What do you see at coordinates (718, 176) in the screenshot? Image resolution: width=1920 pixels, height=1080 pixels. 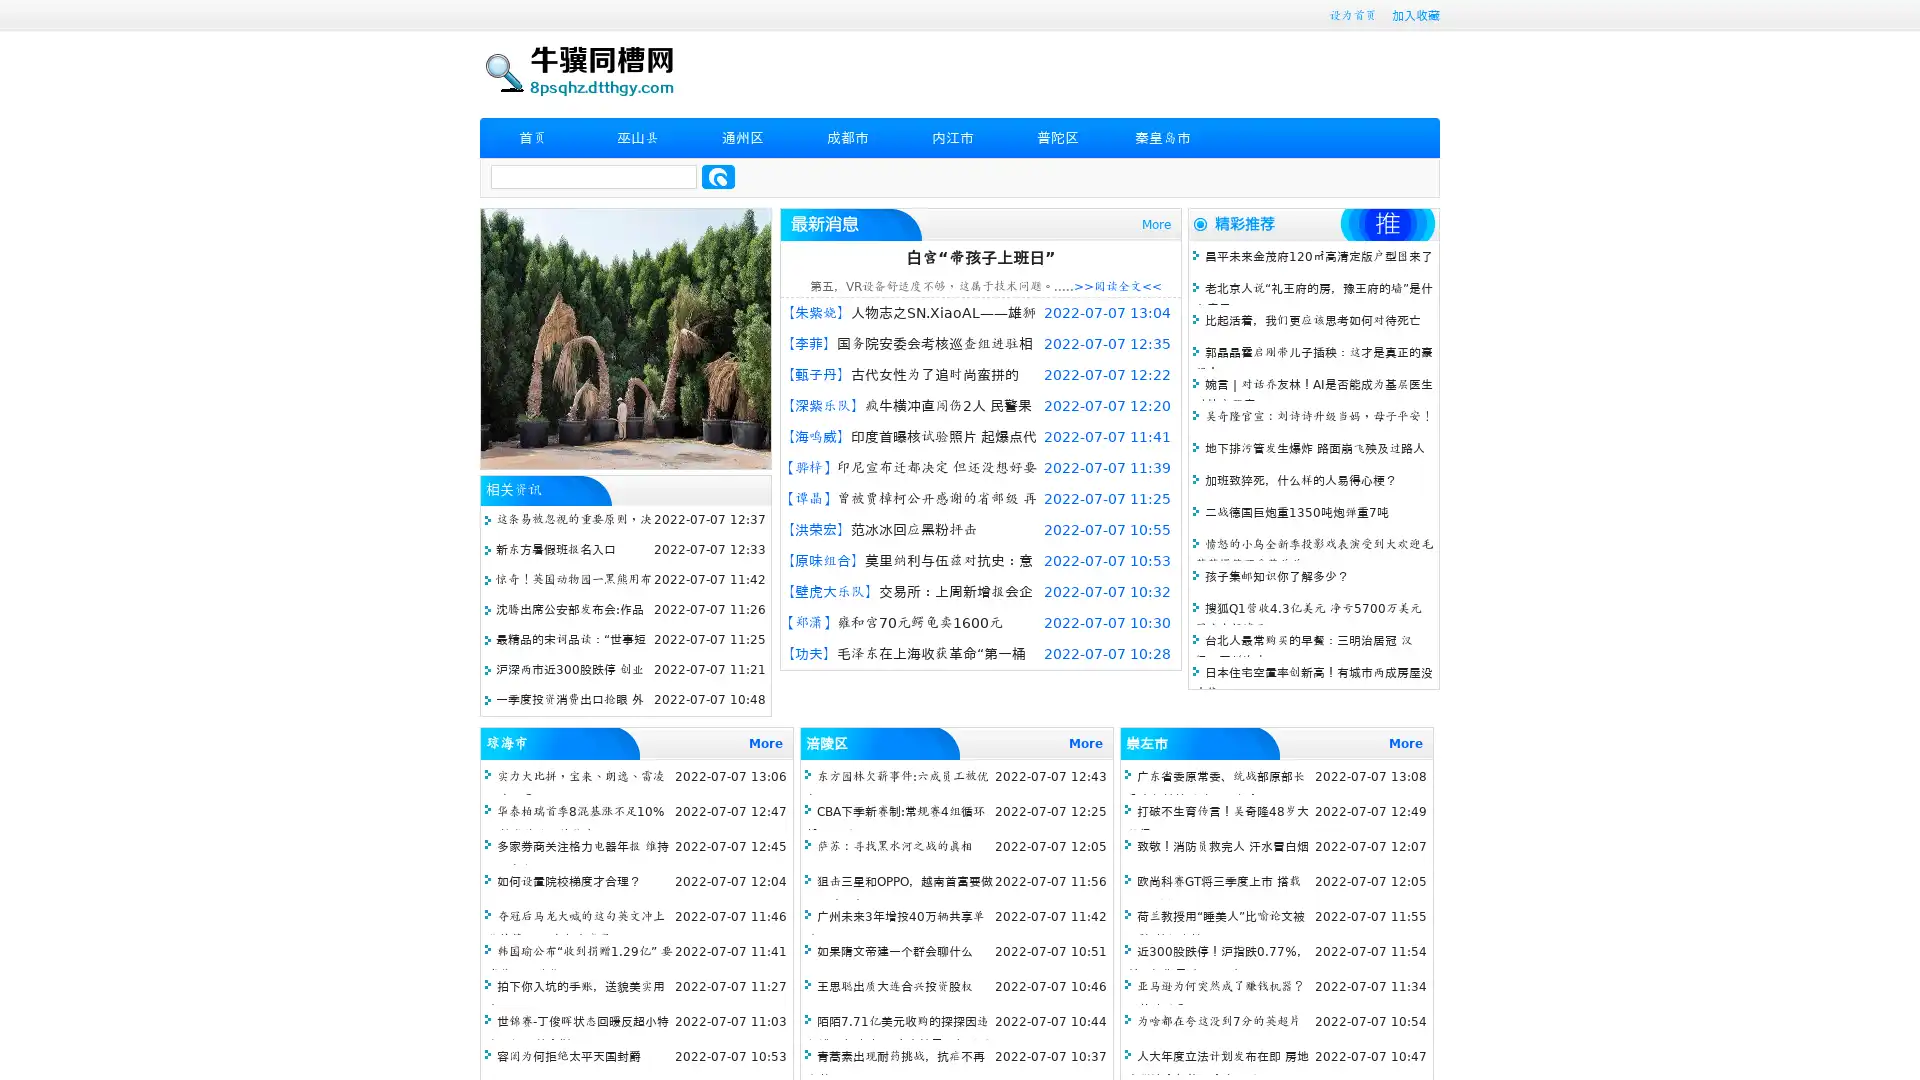 I see `Search` at bounding box center [718, 176].